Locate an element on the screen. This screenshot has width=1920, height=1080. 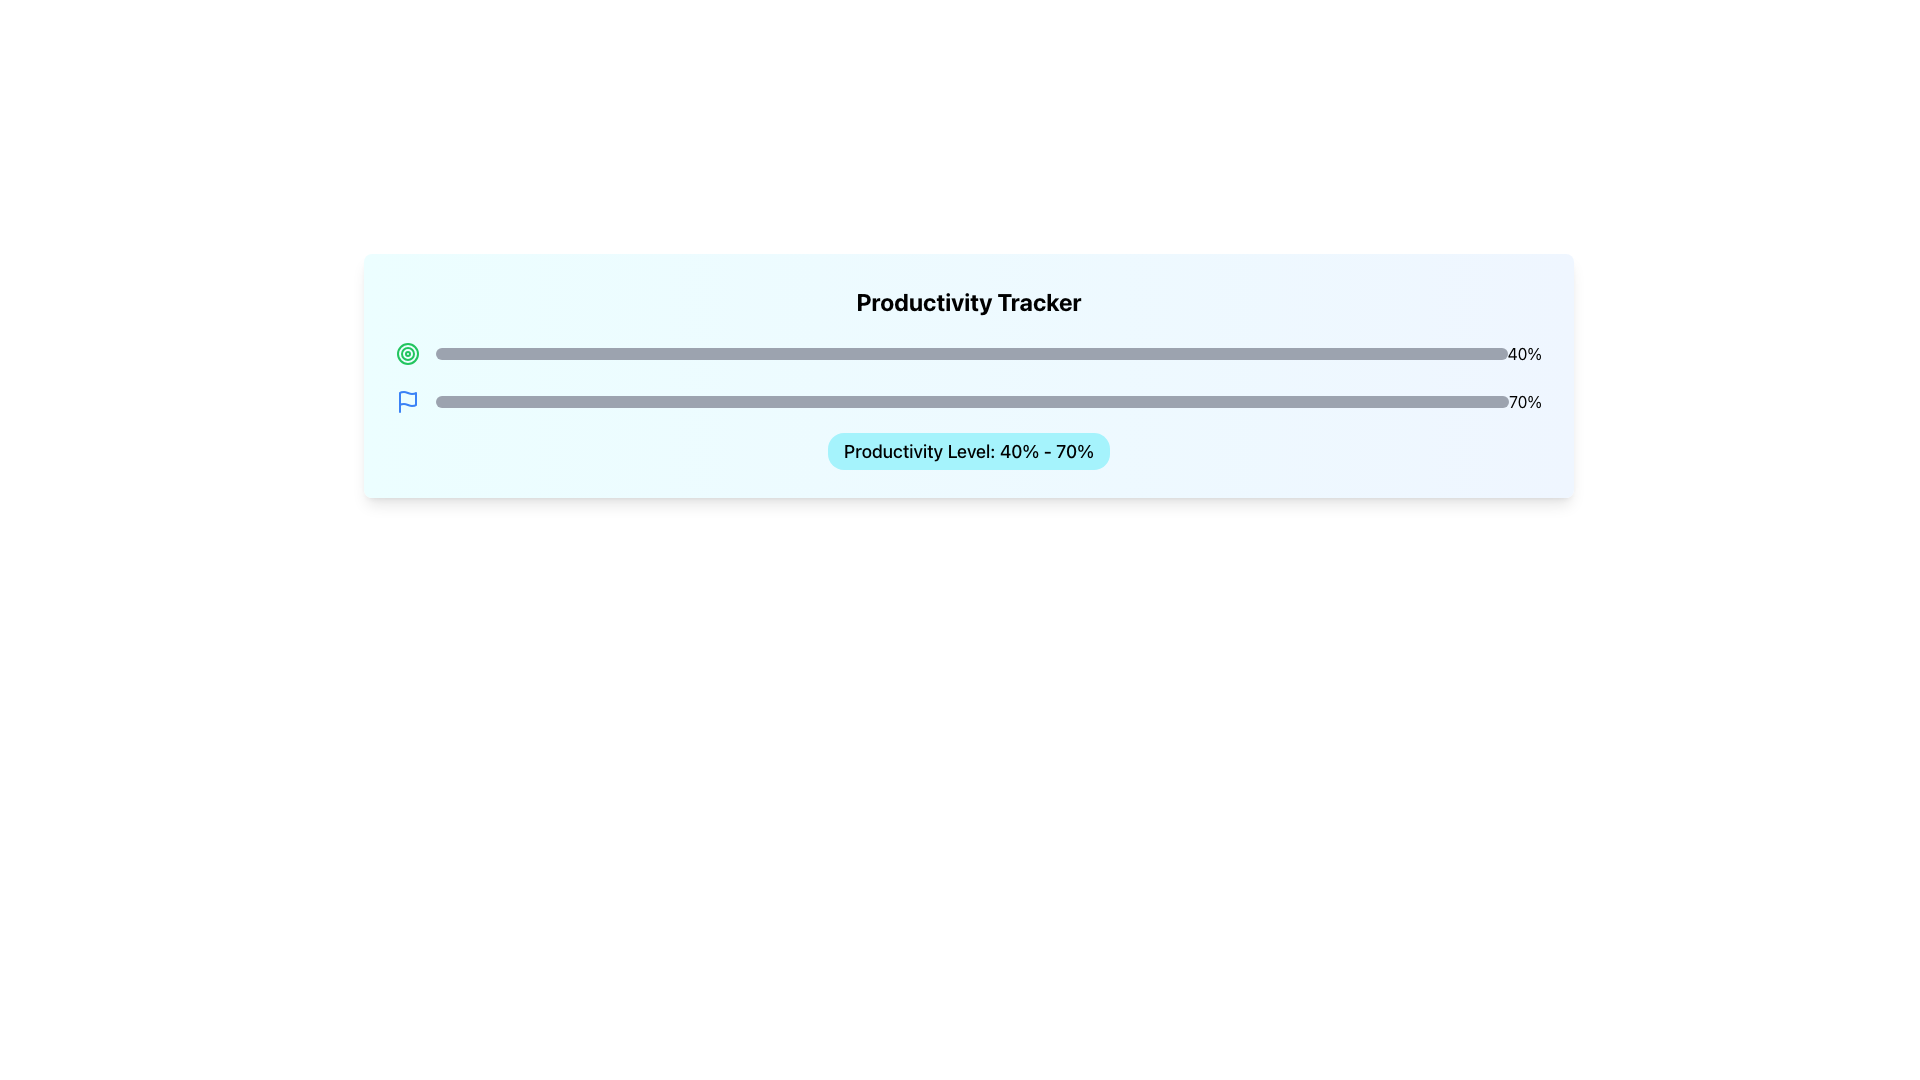
the current range value of the Progress Bar located beneath the percentage label and above the productivity level indicator is located at coordinates (972, 401).